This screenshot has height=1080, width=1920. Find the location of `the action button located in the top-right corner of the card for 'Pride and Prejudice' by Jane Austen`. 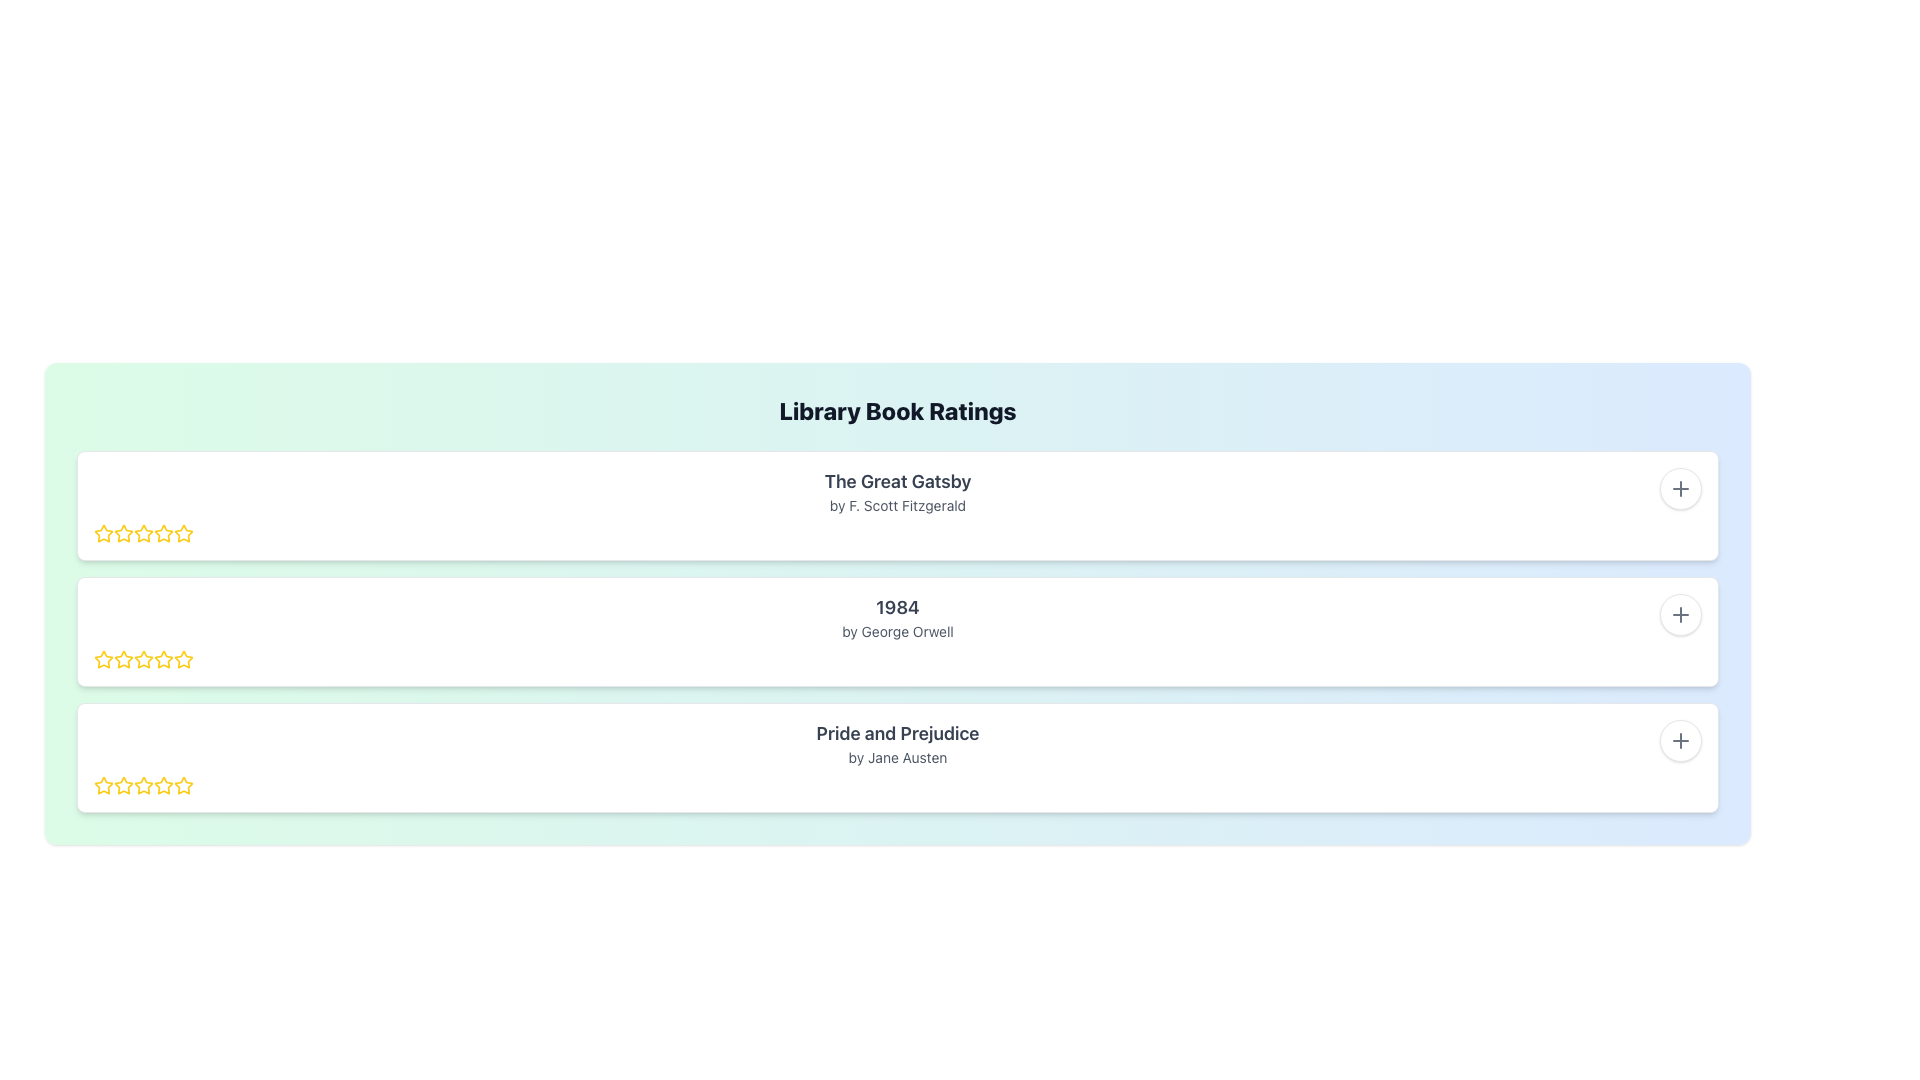

the action button located in the top-right corner of the card for 'Pride and Prejudice' by Jane Austen is located at coordinates (1680, 740).